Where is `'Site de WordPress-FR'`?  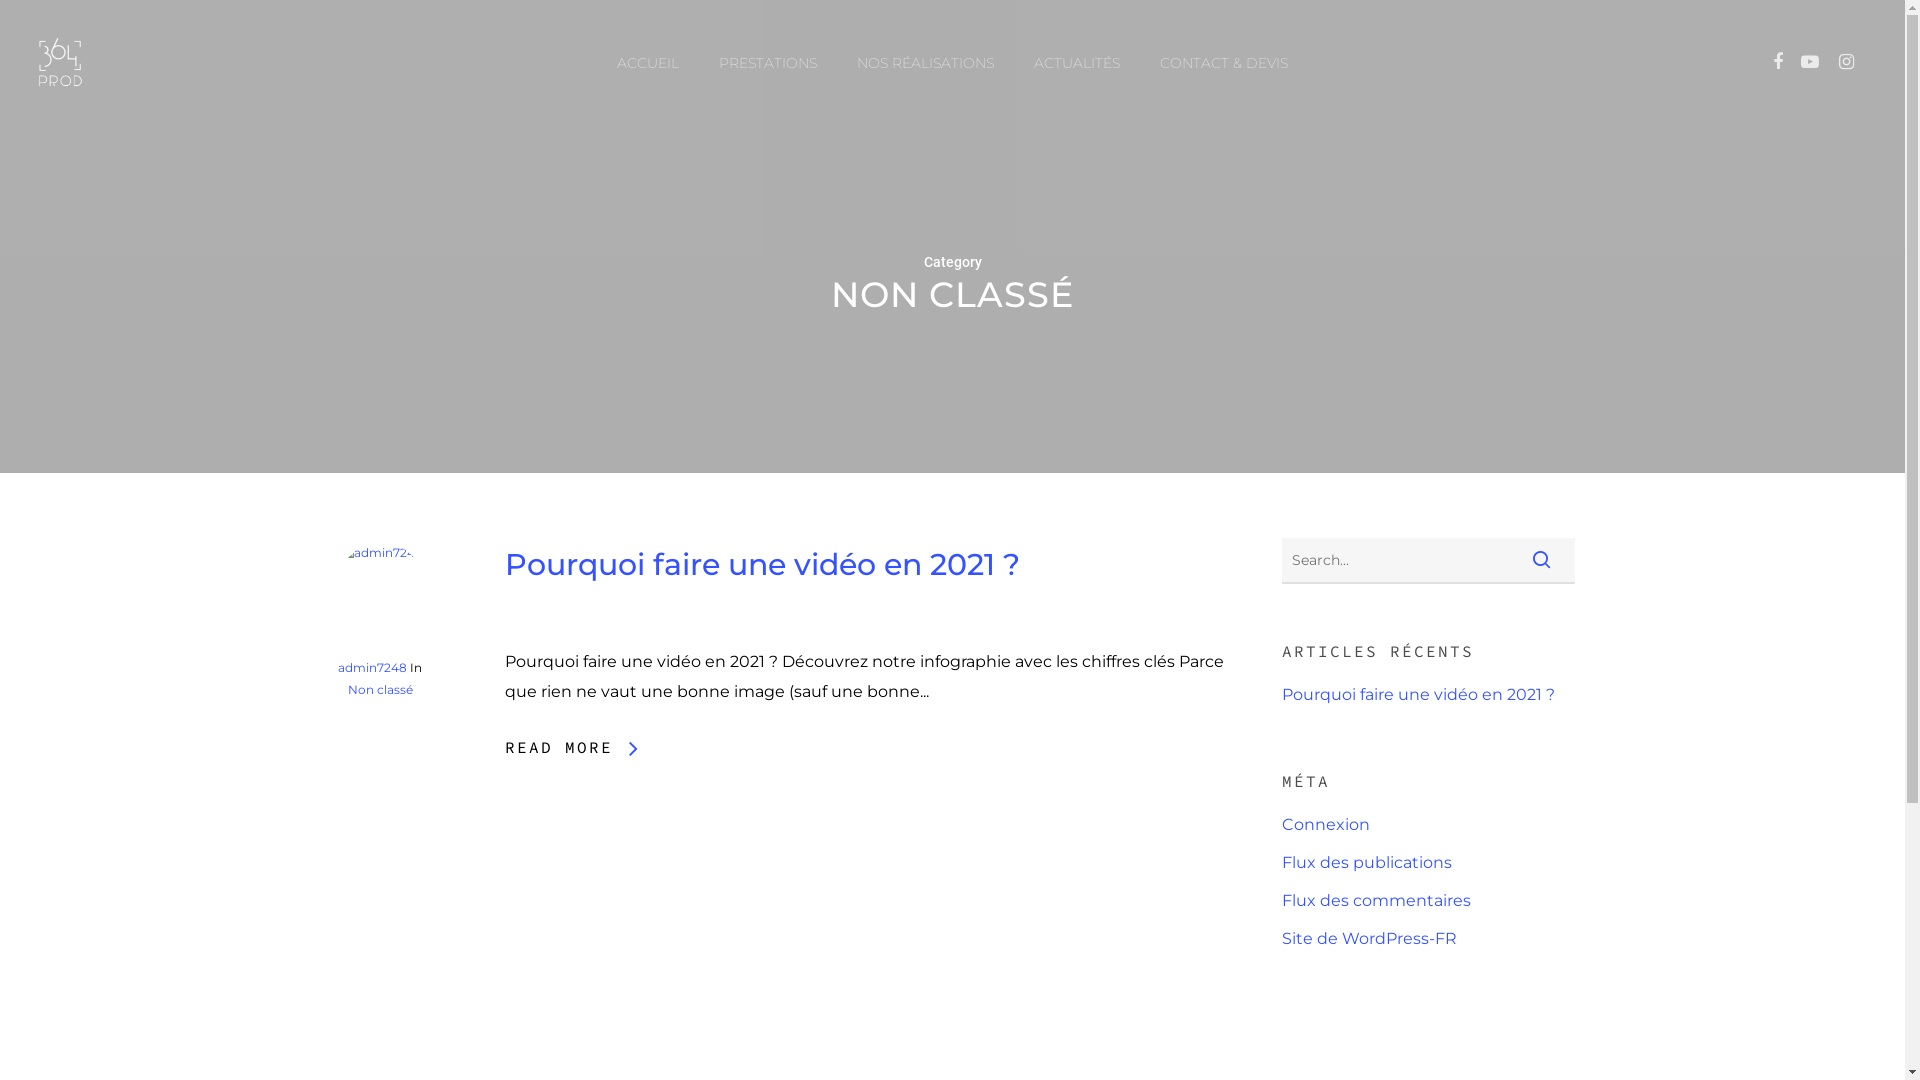 'Site de WordPress-FR' is located at coordinates (1427, 938).